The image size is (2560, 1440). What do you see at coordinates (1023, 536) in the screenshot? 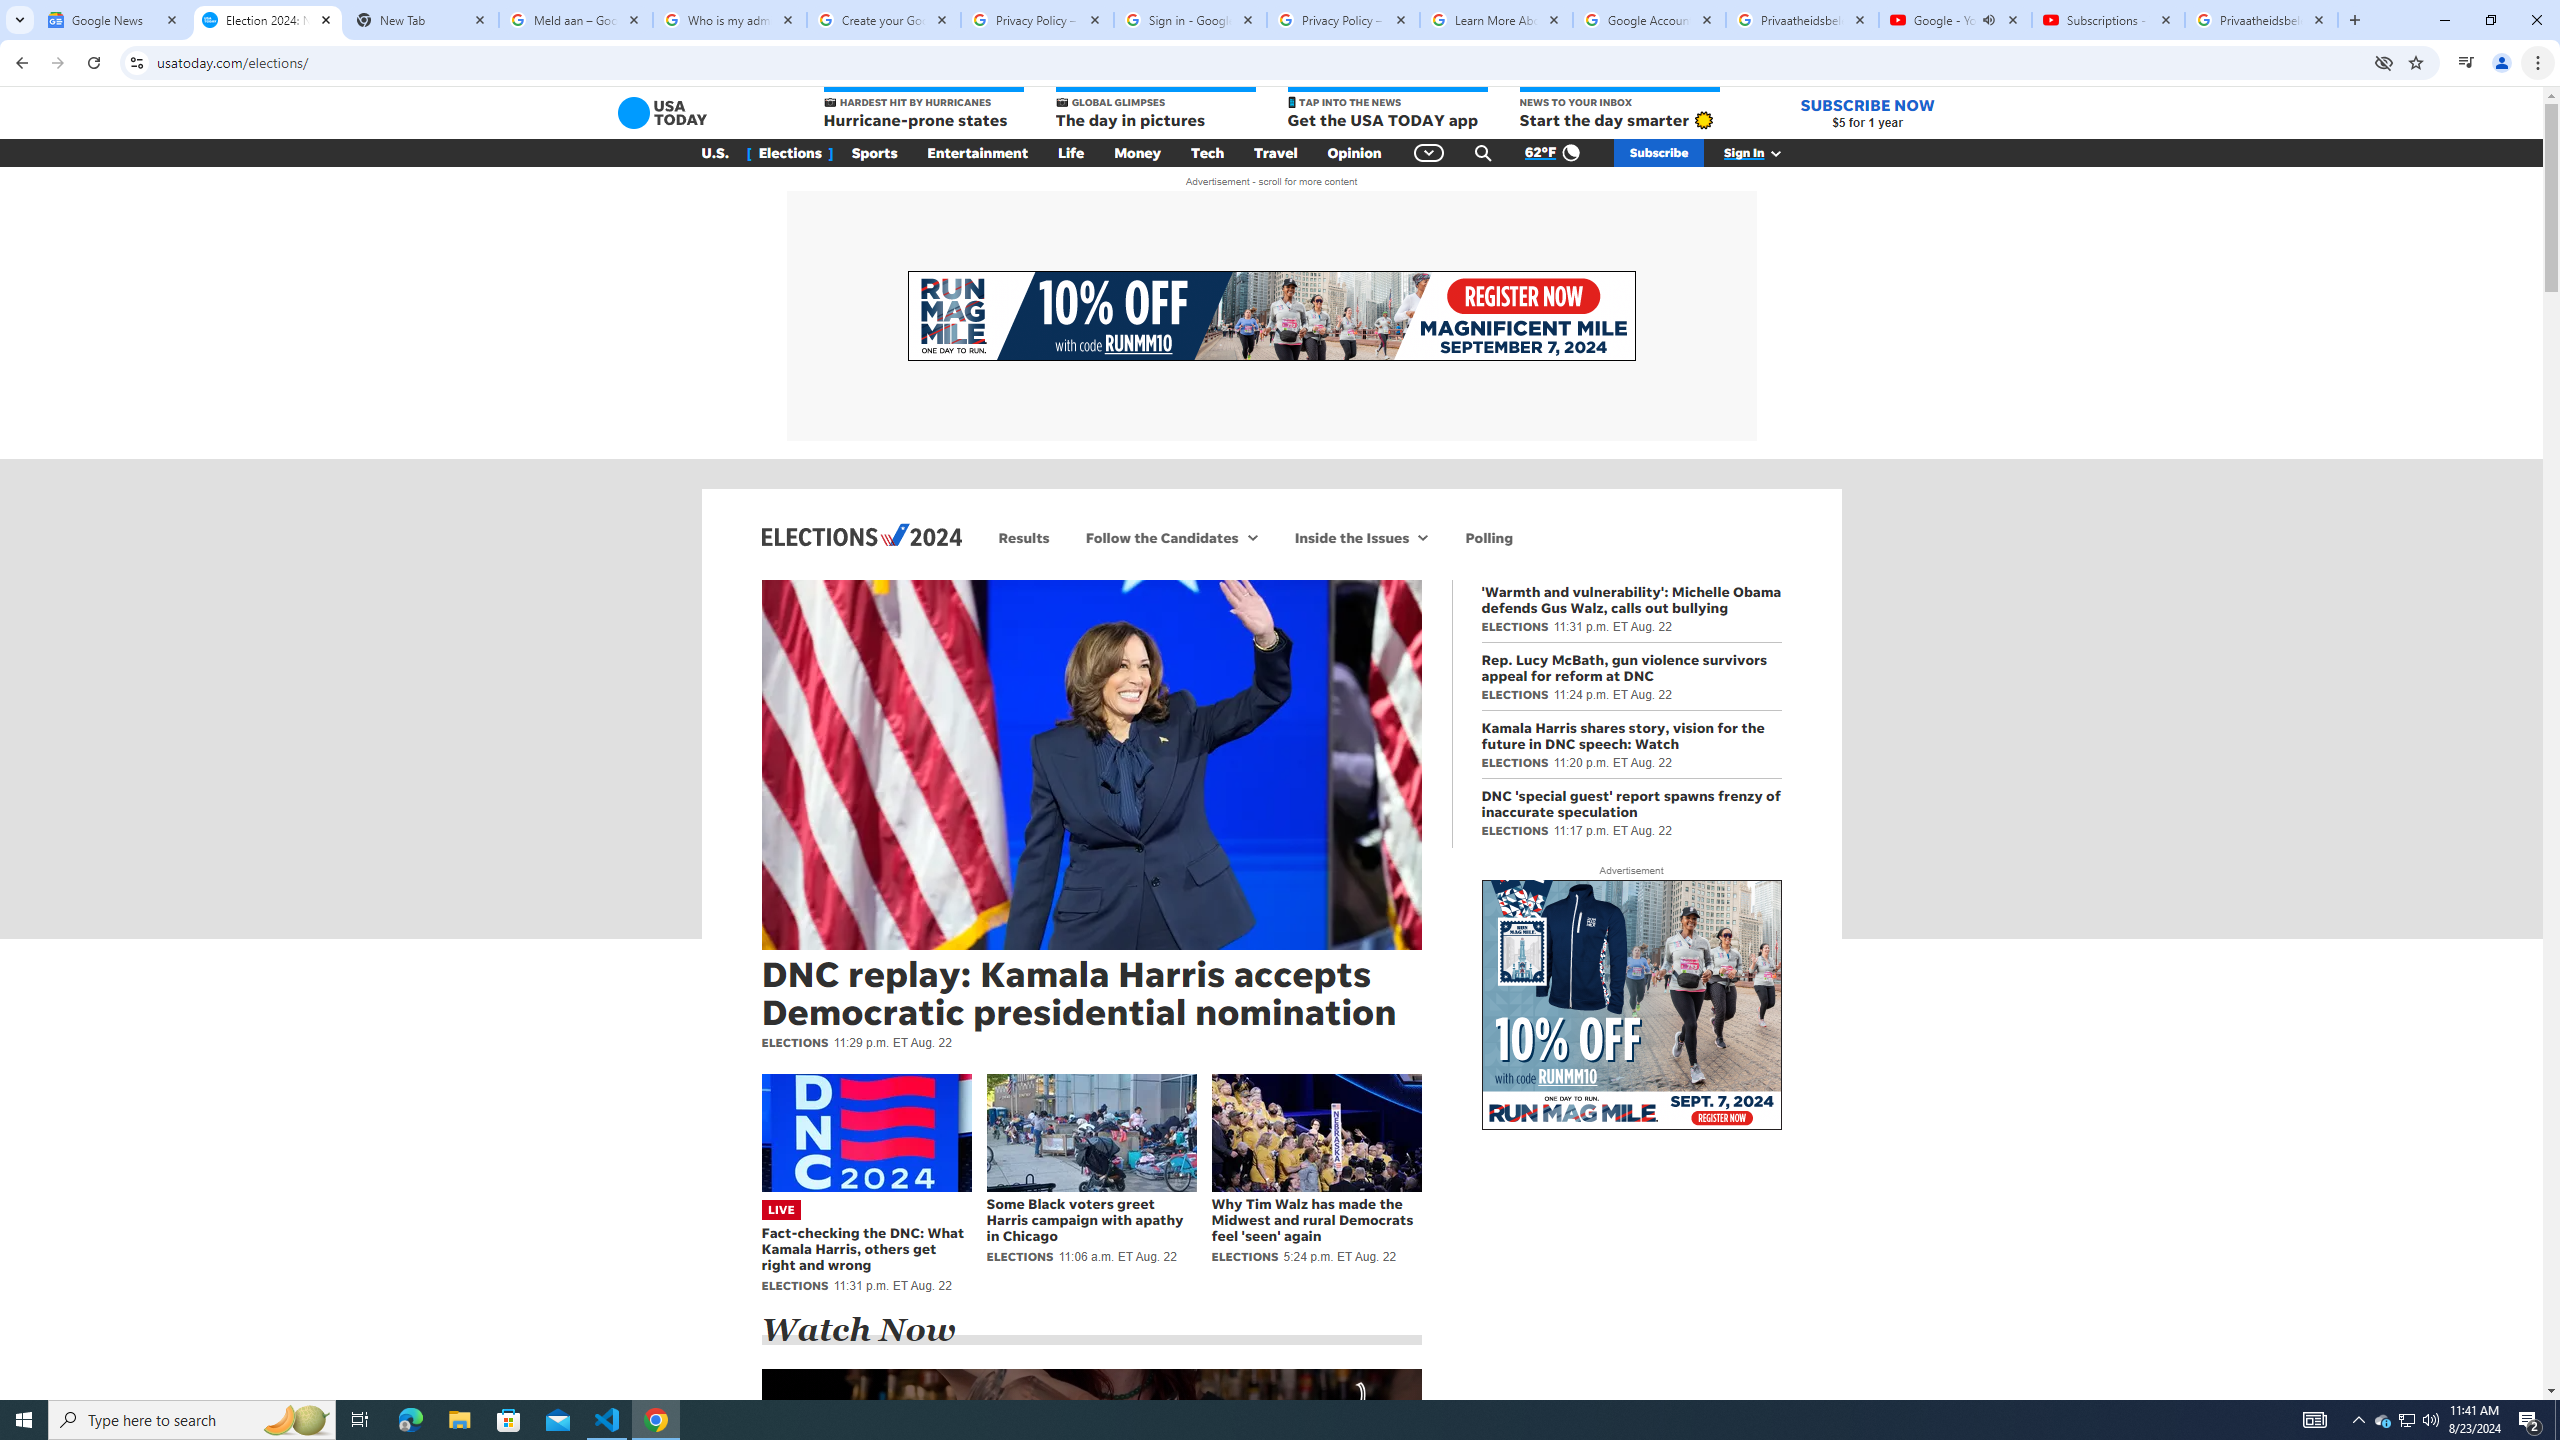
I see `'Results'` at bounding box center [1023, 536].